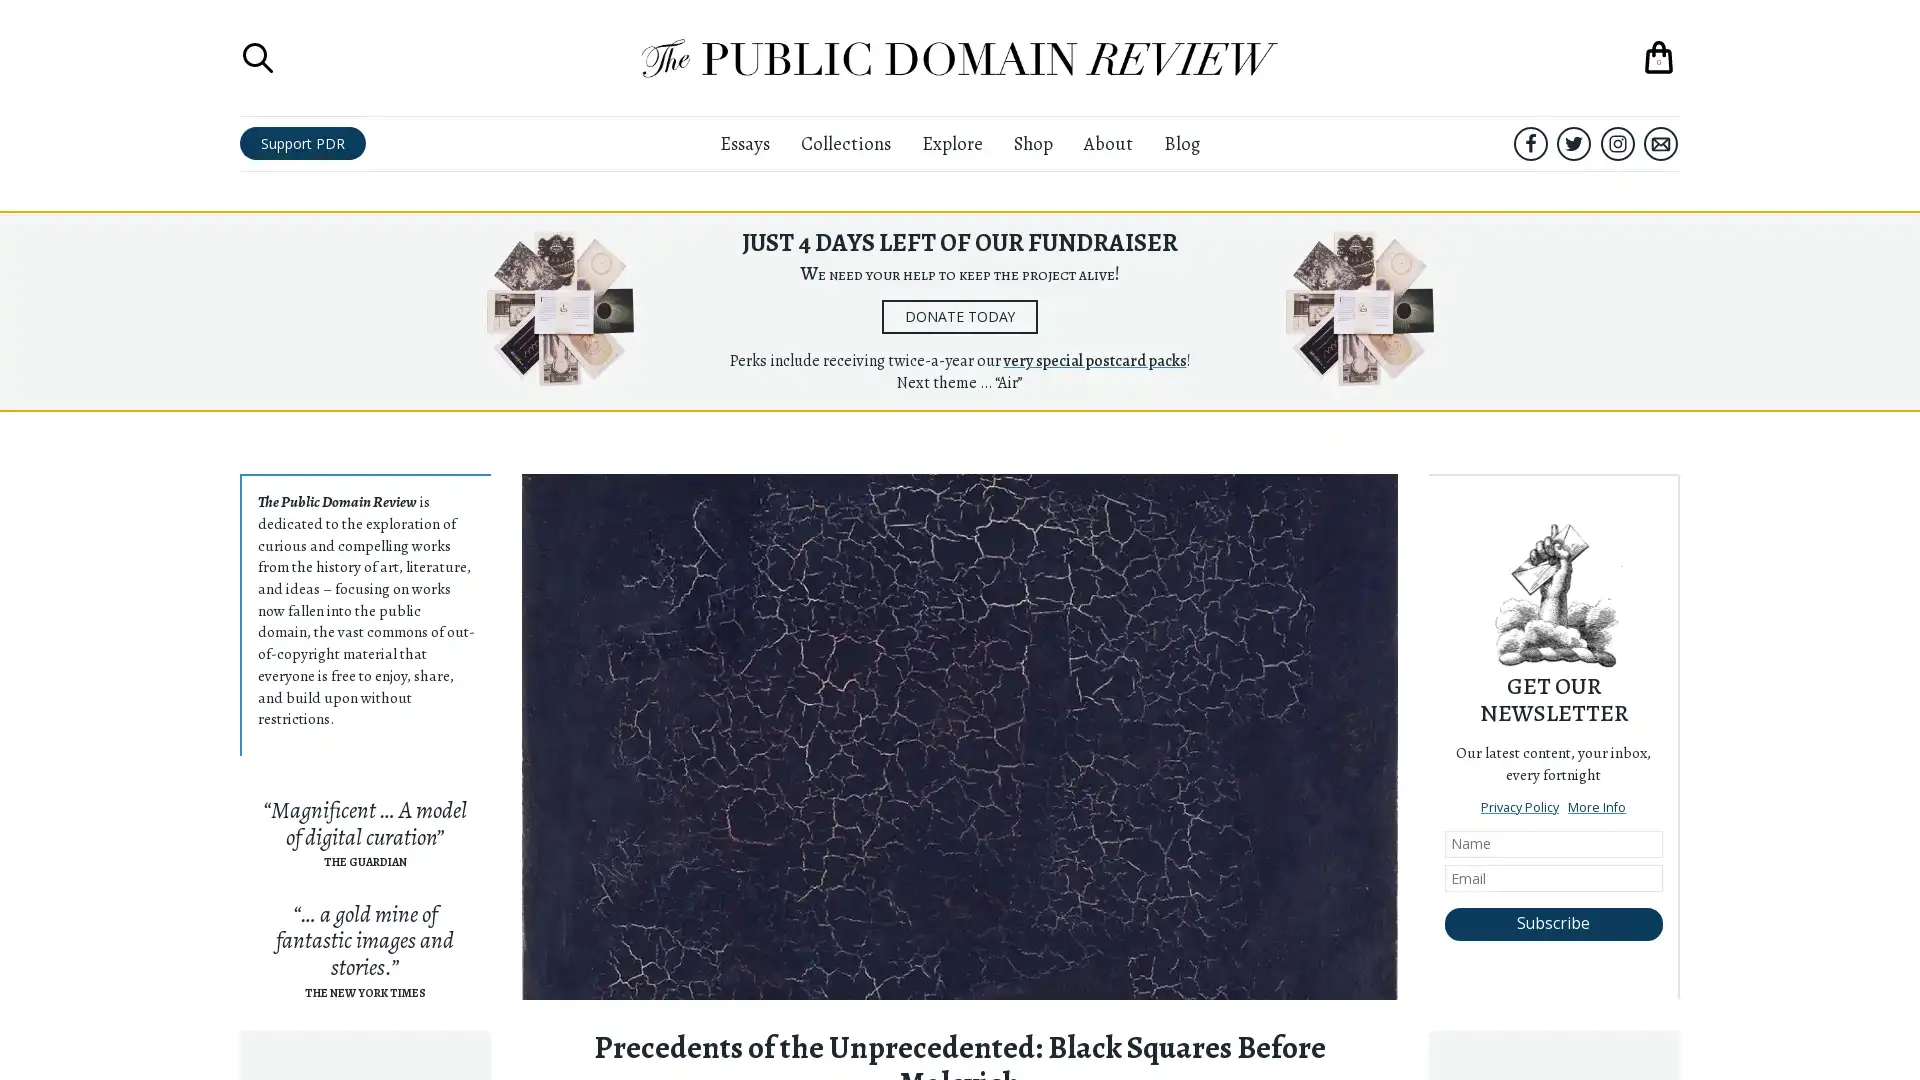  Describe the element at coordinates (1552, 924) in the screenshot. I see `Subscribe` at that location.